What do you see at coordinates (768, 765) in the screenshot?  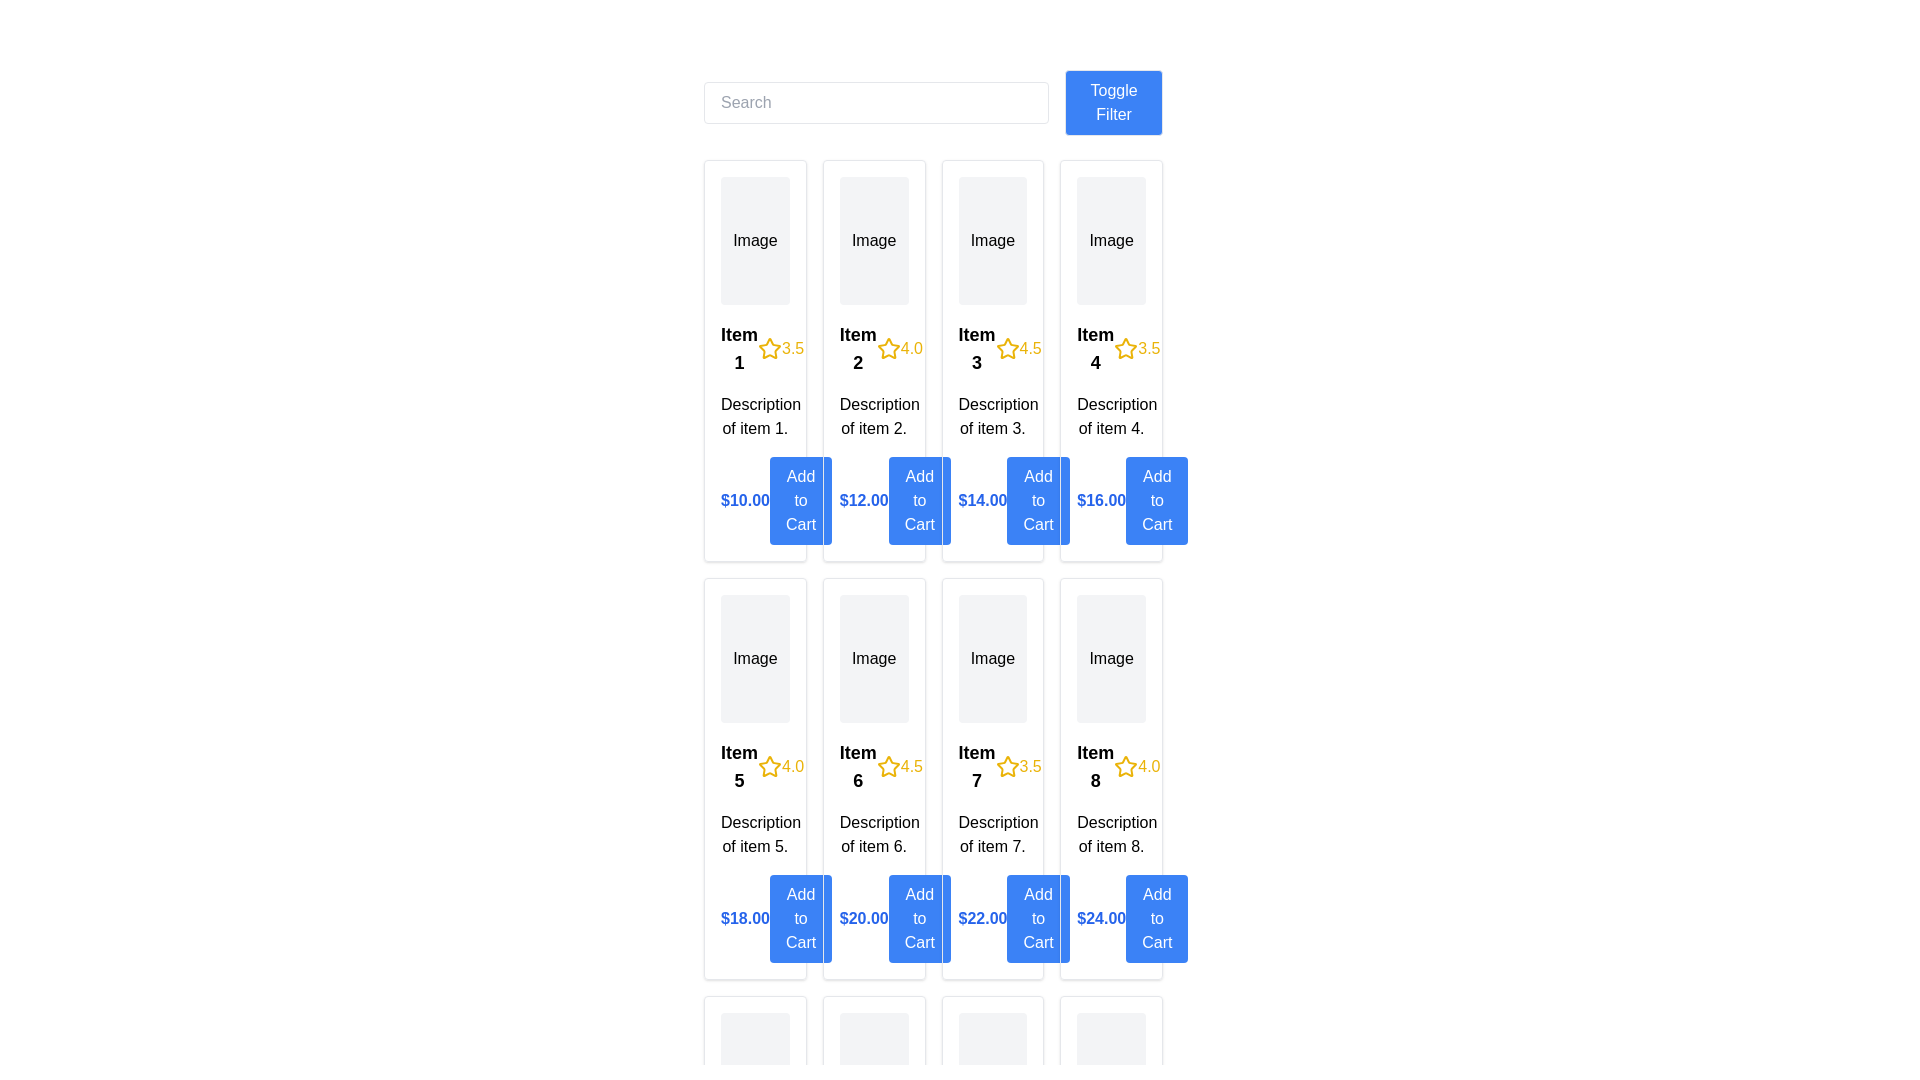 I see `the yellow decorative star icon in the rating component, which is the first star adjacent to the label '4.0' for 'Item 5'` at bounding box center [768, 765].